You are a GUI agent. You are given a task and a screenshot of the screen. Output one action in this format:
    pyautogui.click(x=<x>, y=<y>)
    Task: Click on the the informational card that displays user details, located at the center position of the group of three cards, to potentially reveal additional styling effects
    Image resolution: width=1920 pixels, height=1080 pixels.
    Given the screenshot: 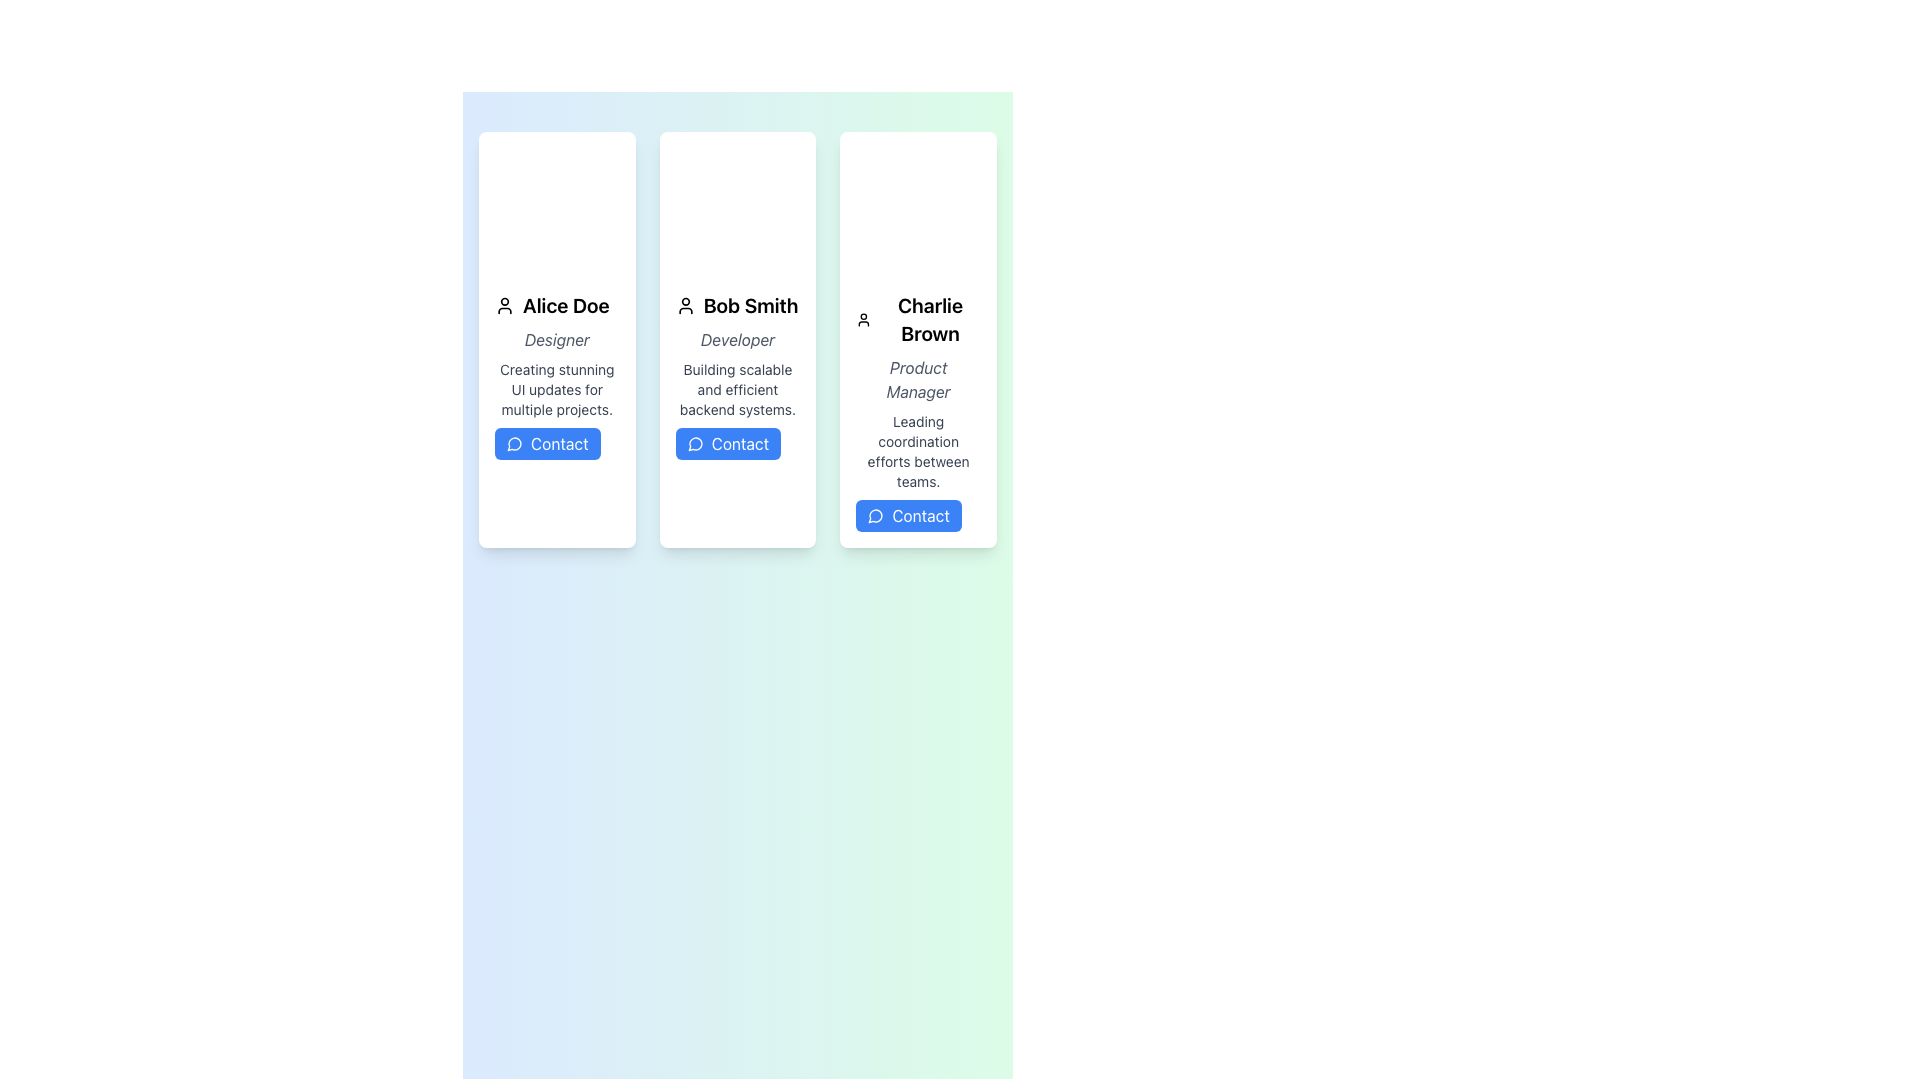 What is the action you would take?
    pyautogui.click(x=737, y=338)
    